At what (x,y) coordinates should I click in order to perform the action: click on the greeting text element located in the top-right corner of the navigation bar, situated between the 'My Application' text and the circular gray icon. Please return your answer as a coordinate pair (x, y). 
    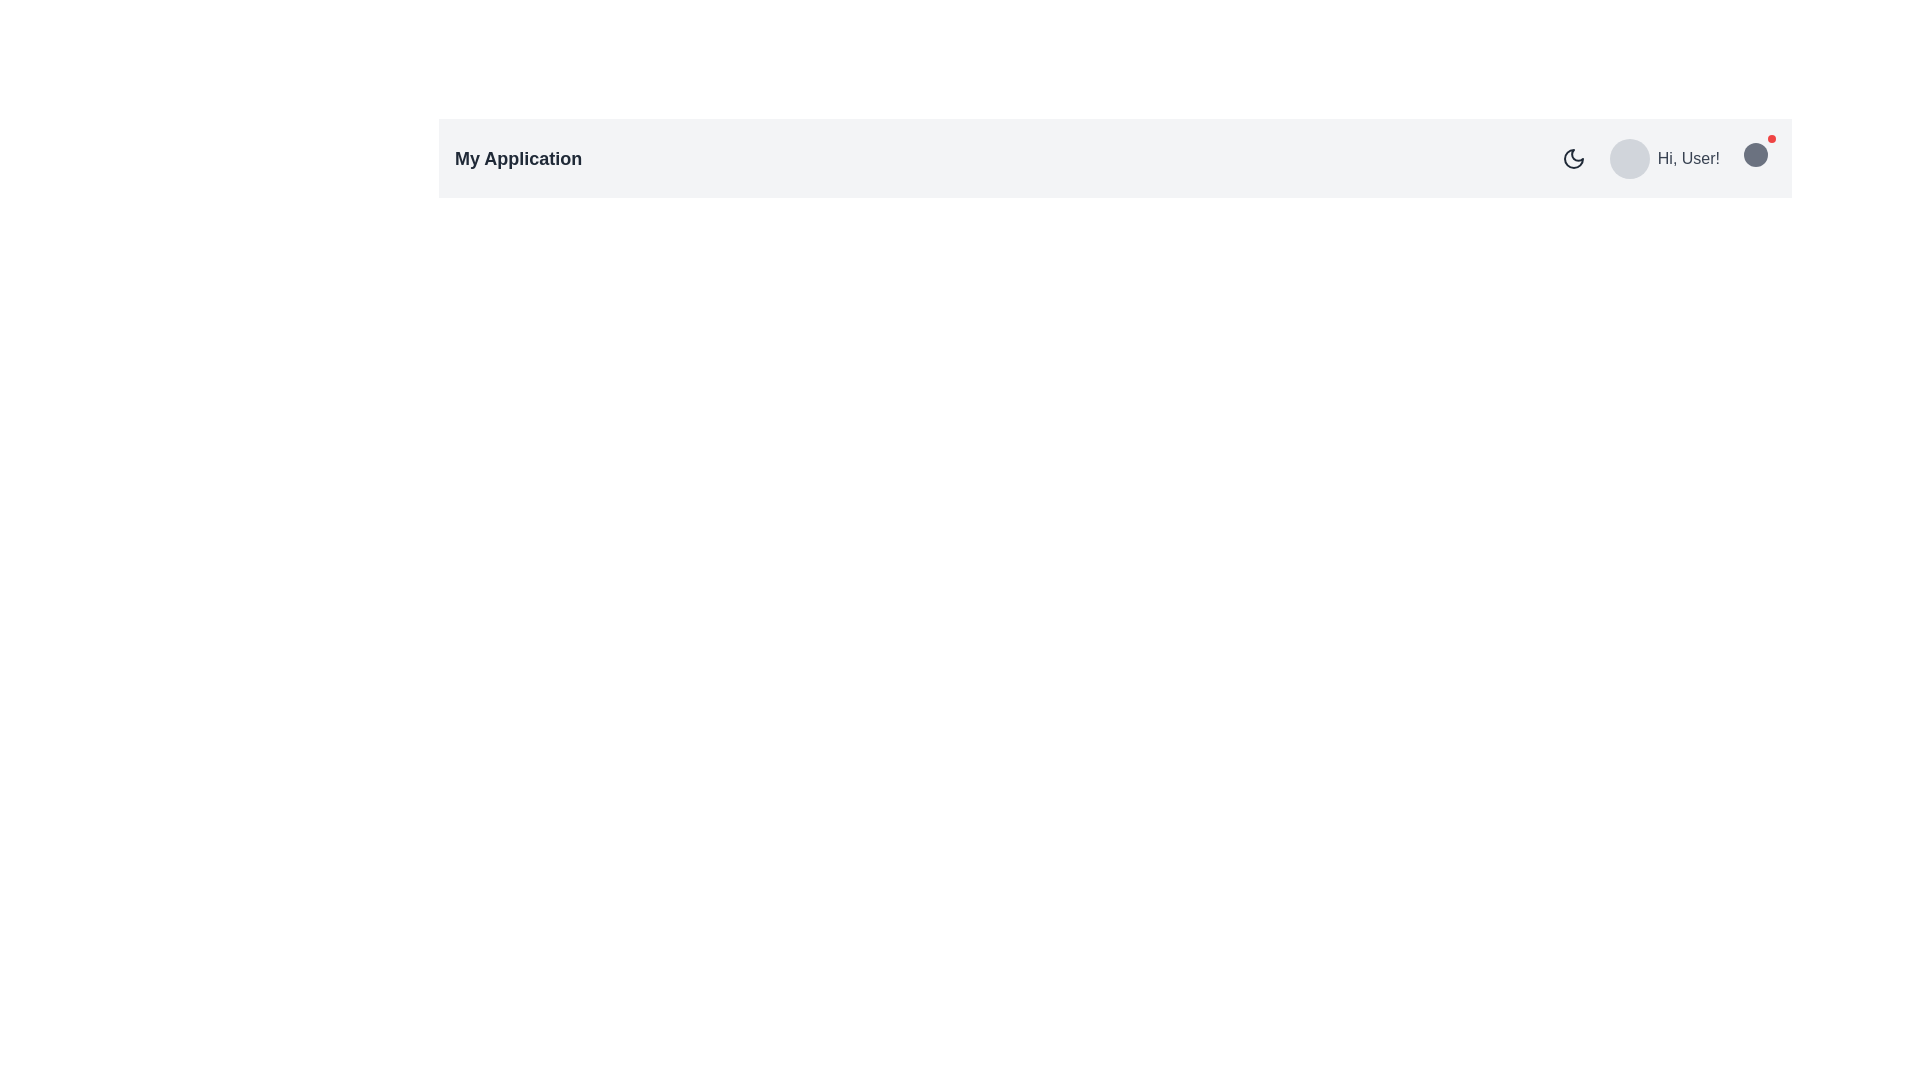
    Looking at the image, I should click on (1664, 157).